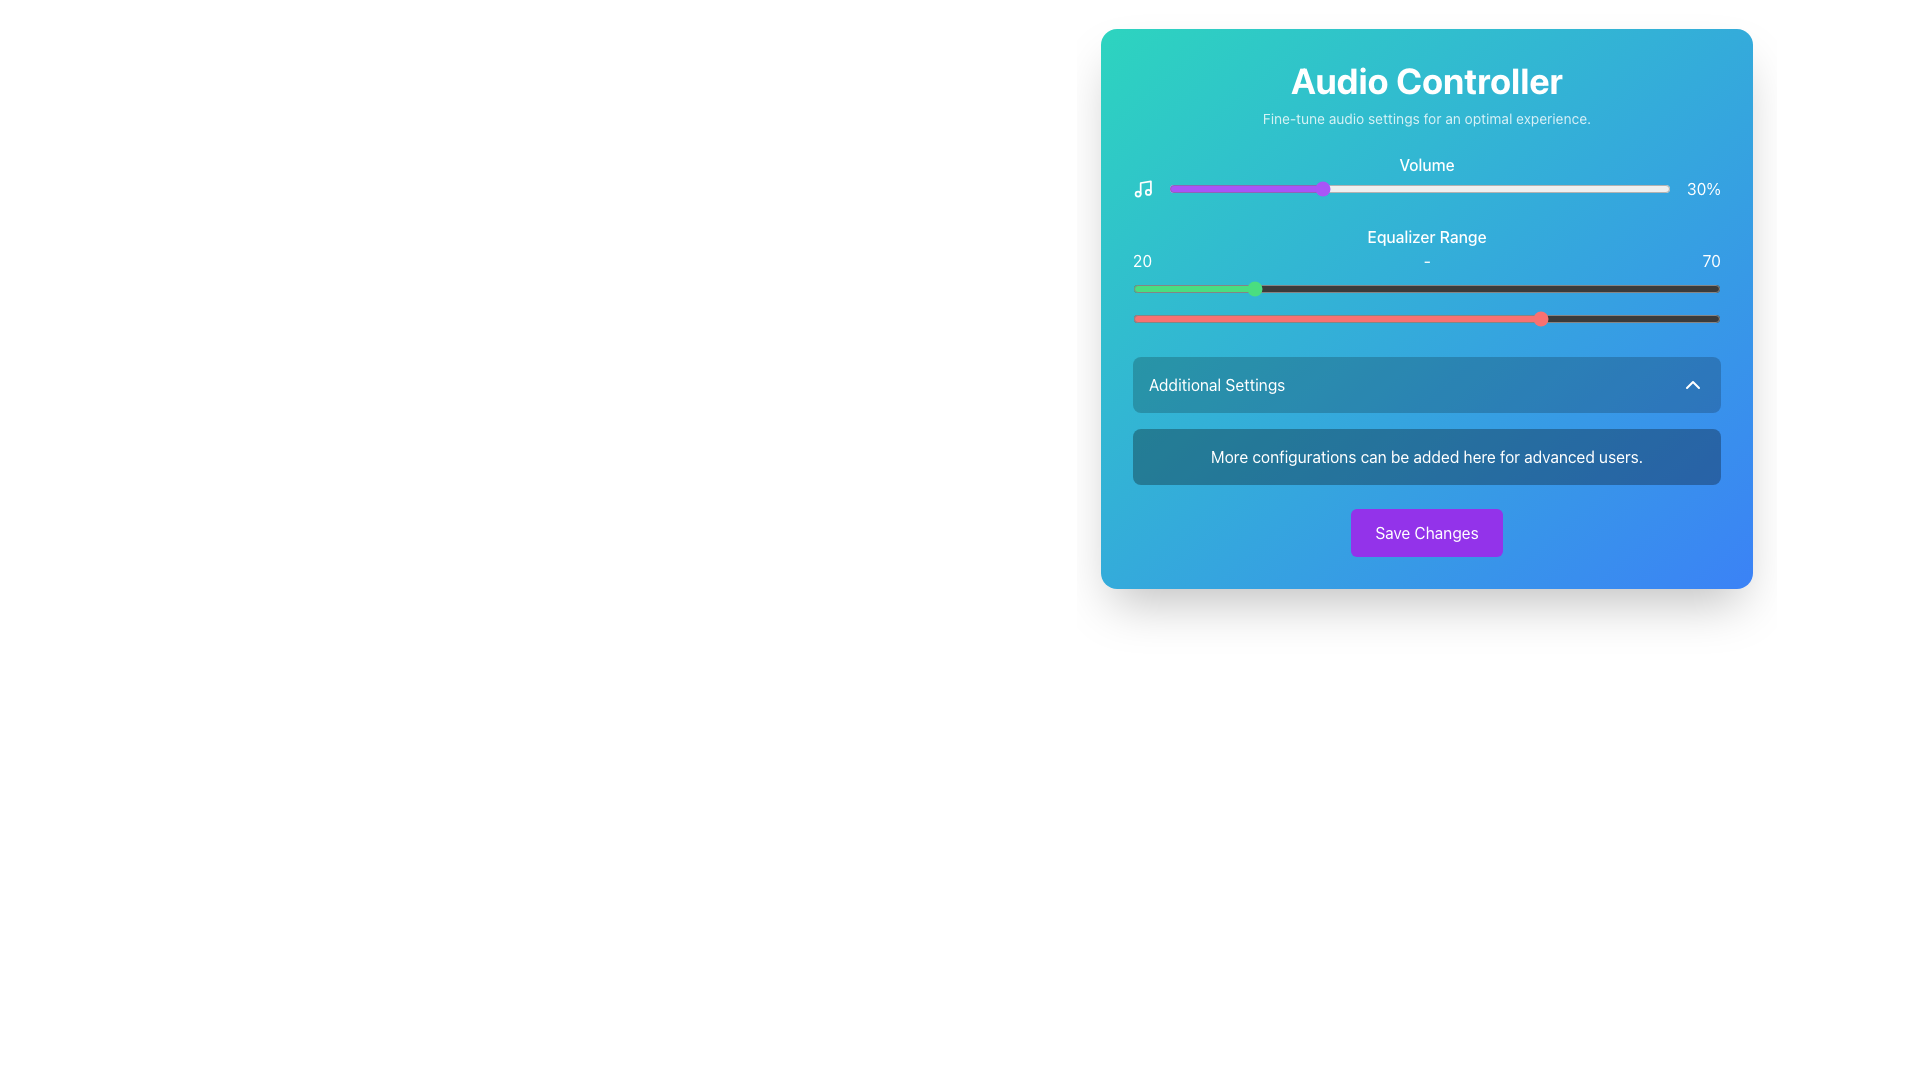  What do you see at coordinates (1605, 189) in the screenshot?
I see `the volume slider` at bounding box center [1605, 189].